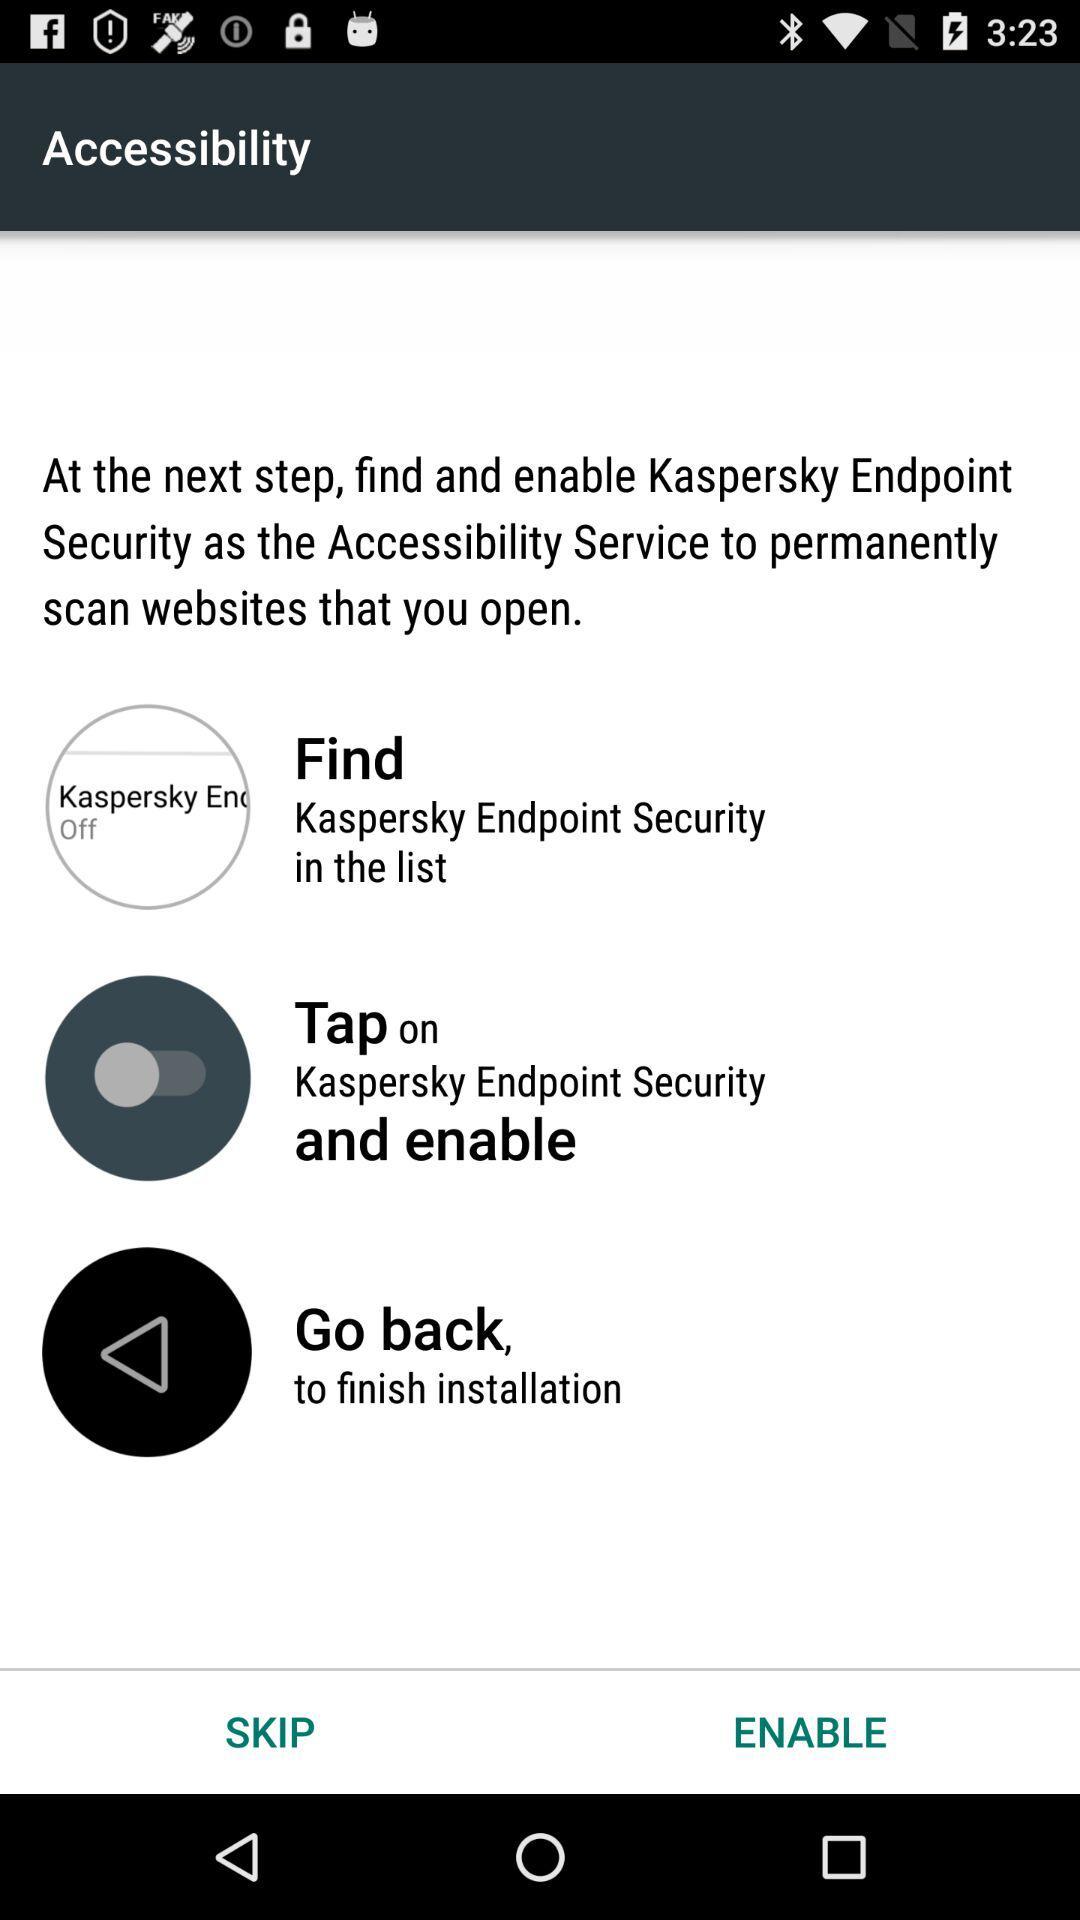 The image size is (1080, 1920). I want to click on the icon next to enable button, so click(270, 1730).